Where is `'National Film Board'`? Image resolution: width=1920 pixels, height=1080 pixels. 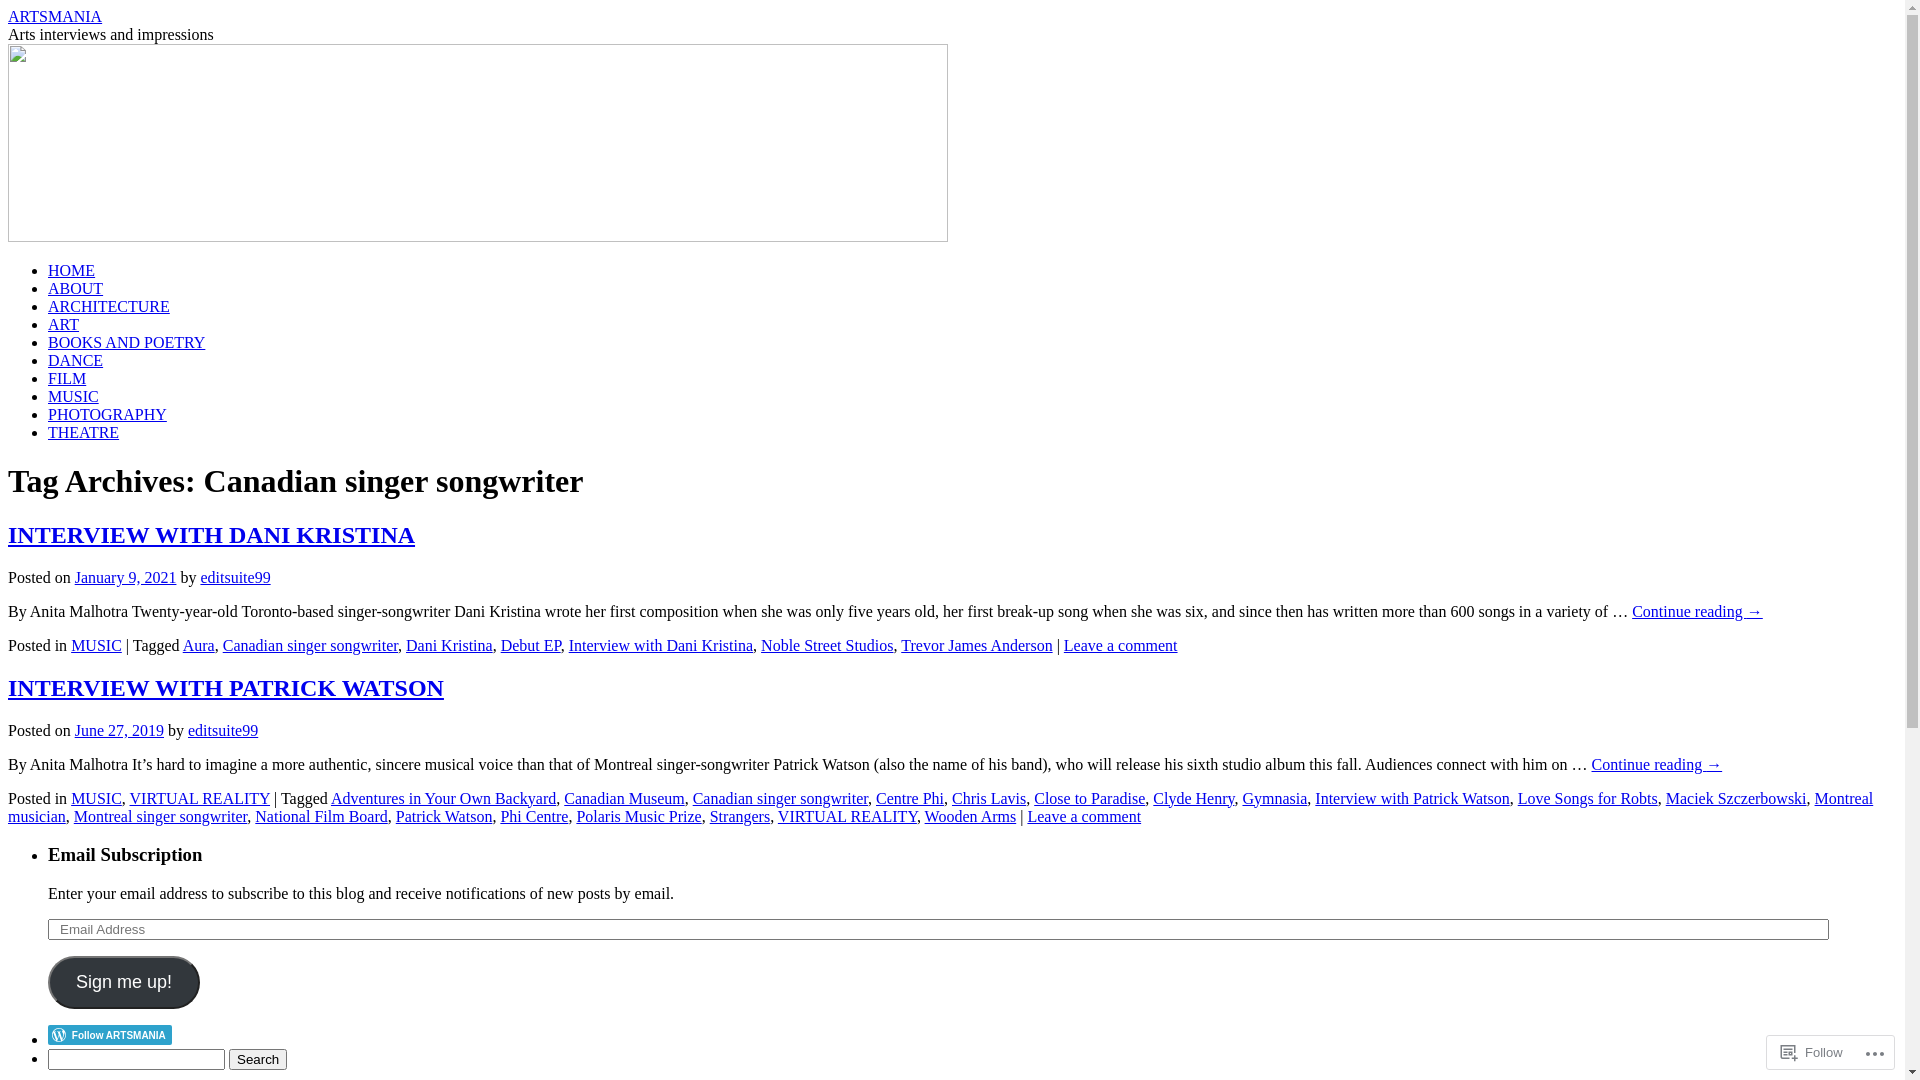 'National Film Board' is located at coordinates (321, 816).